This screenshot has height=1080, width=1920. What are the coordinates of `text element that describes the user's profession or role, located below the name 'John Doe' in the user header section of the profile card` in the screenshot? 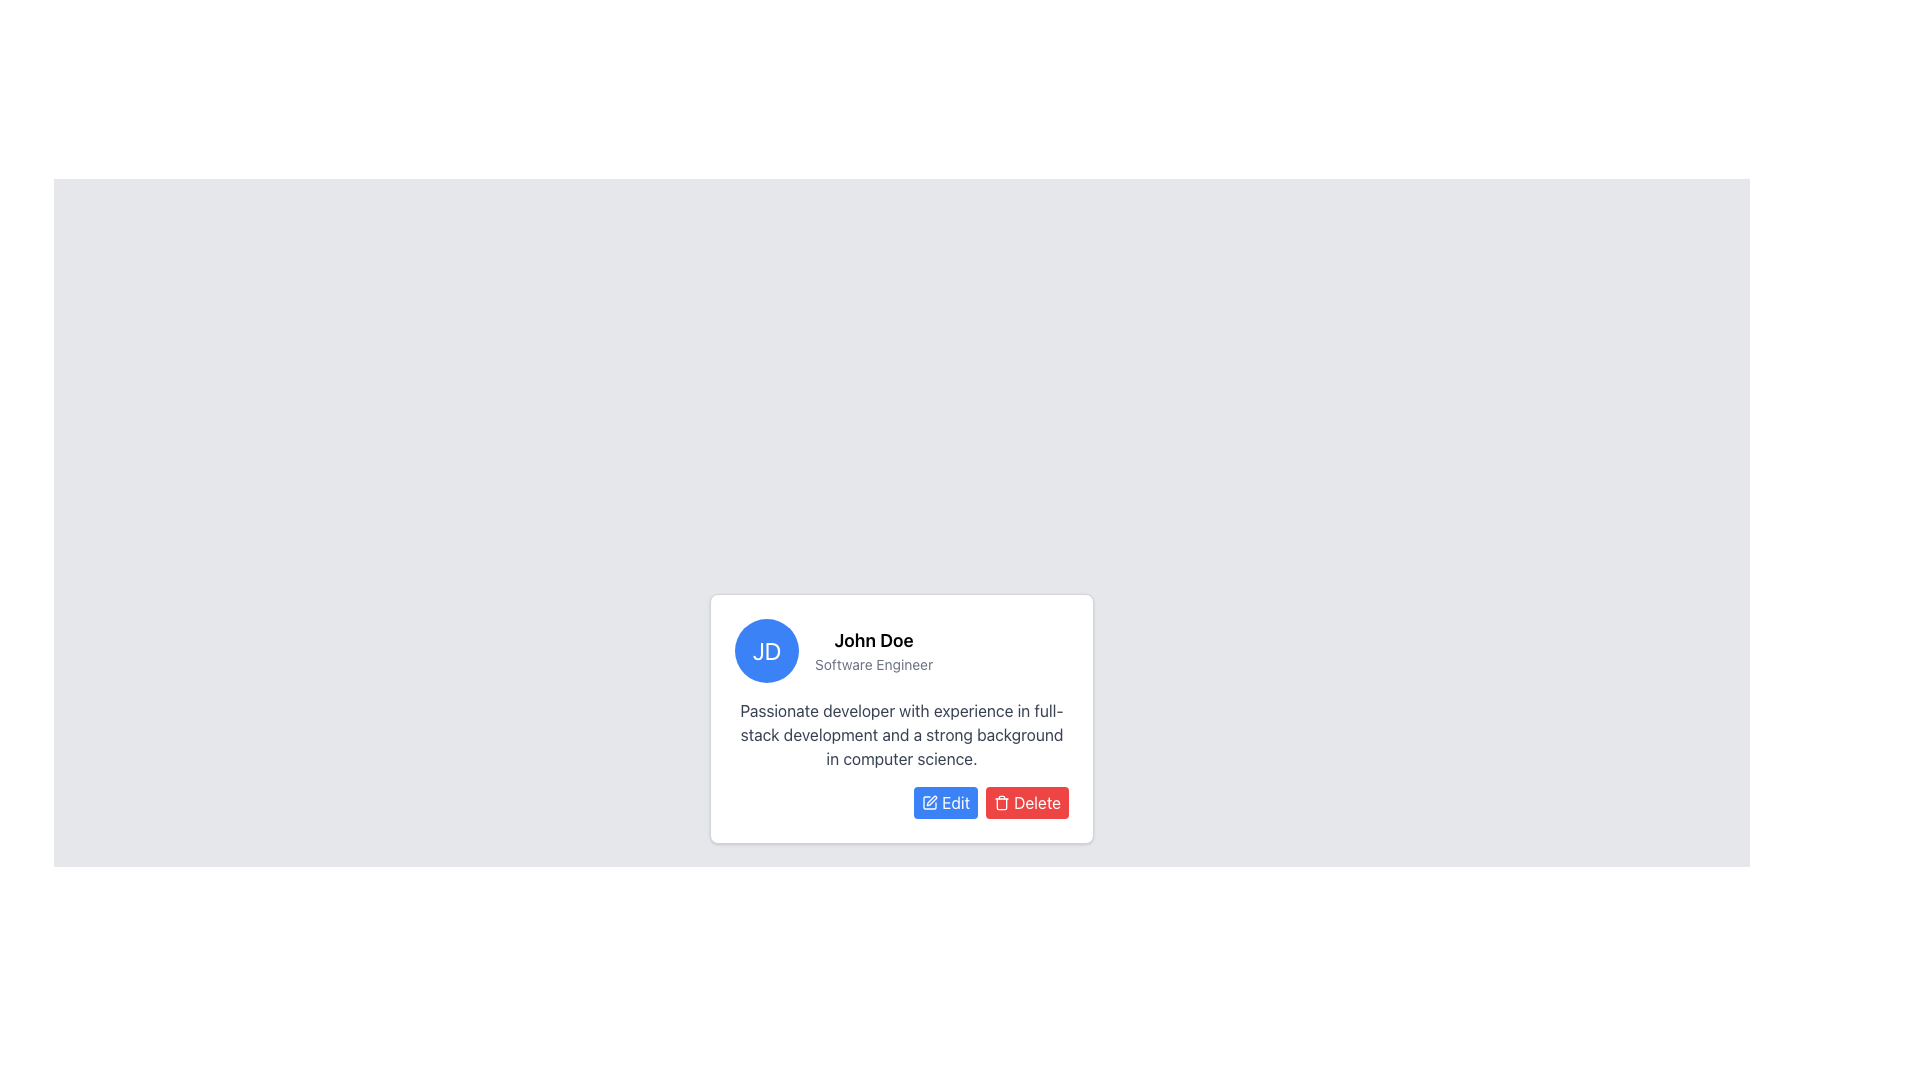 It's located at (874, 664).